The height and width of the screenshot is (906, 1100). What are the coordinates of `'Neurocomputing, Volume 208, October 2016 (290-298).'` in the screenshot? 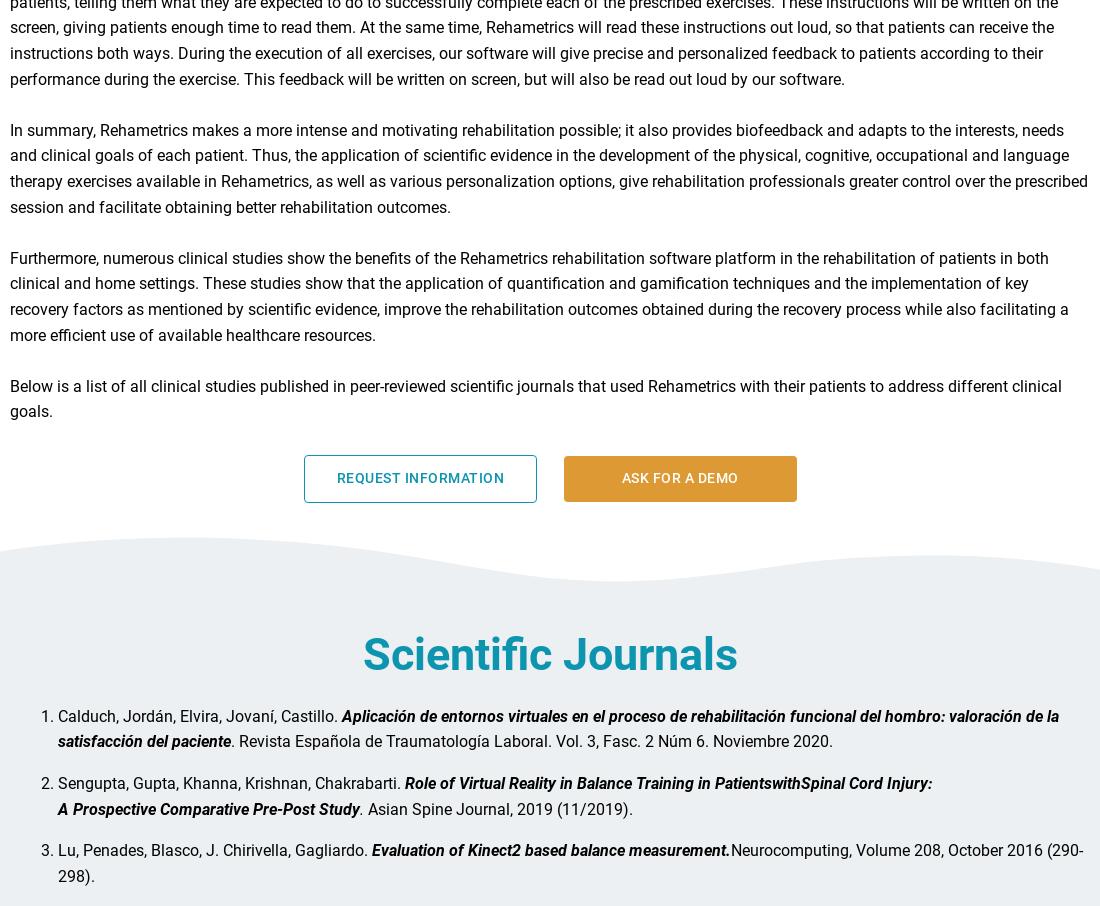 It's located at (569, 871).